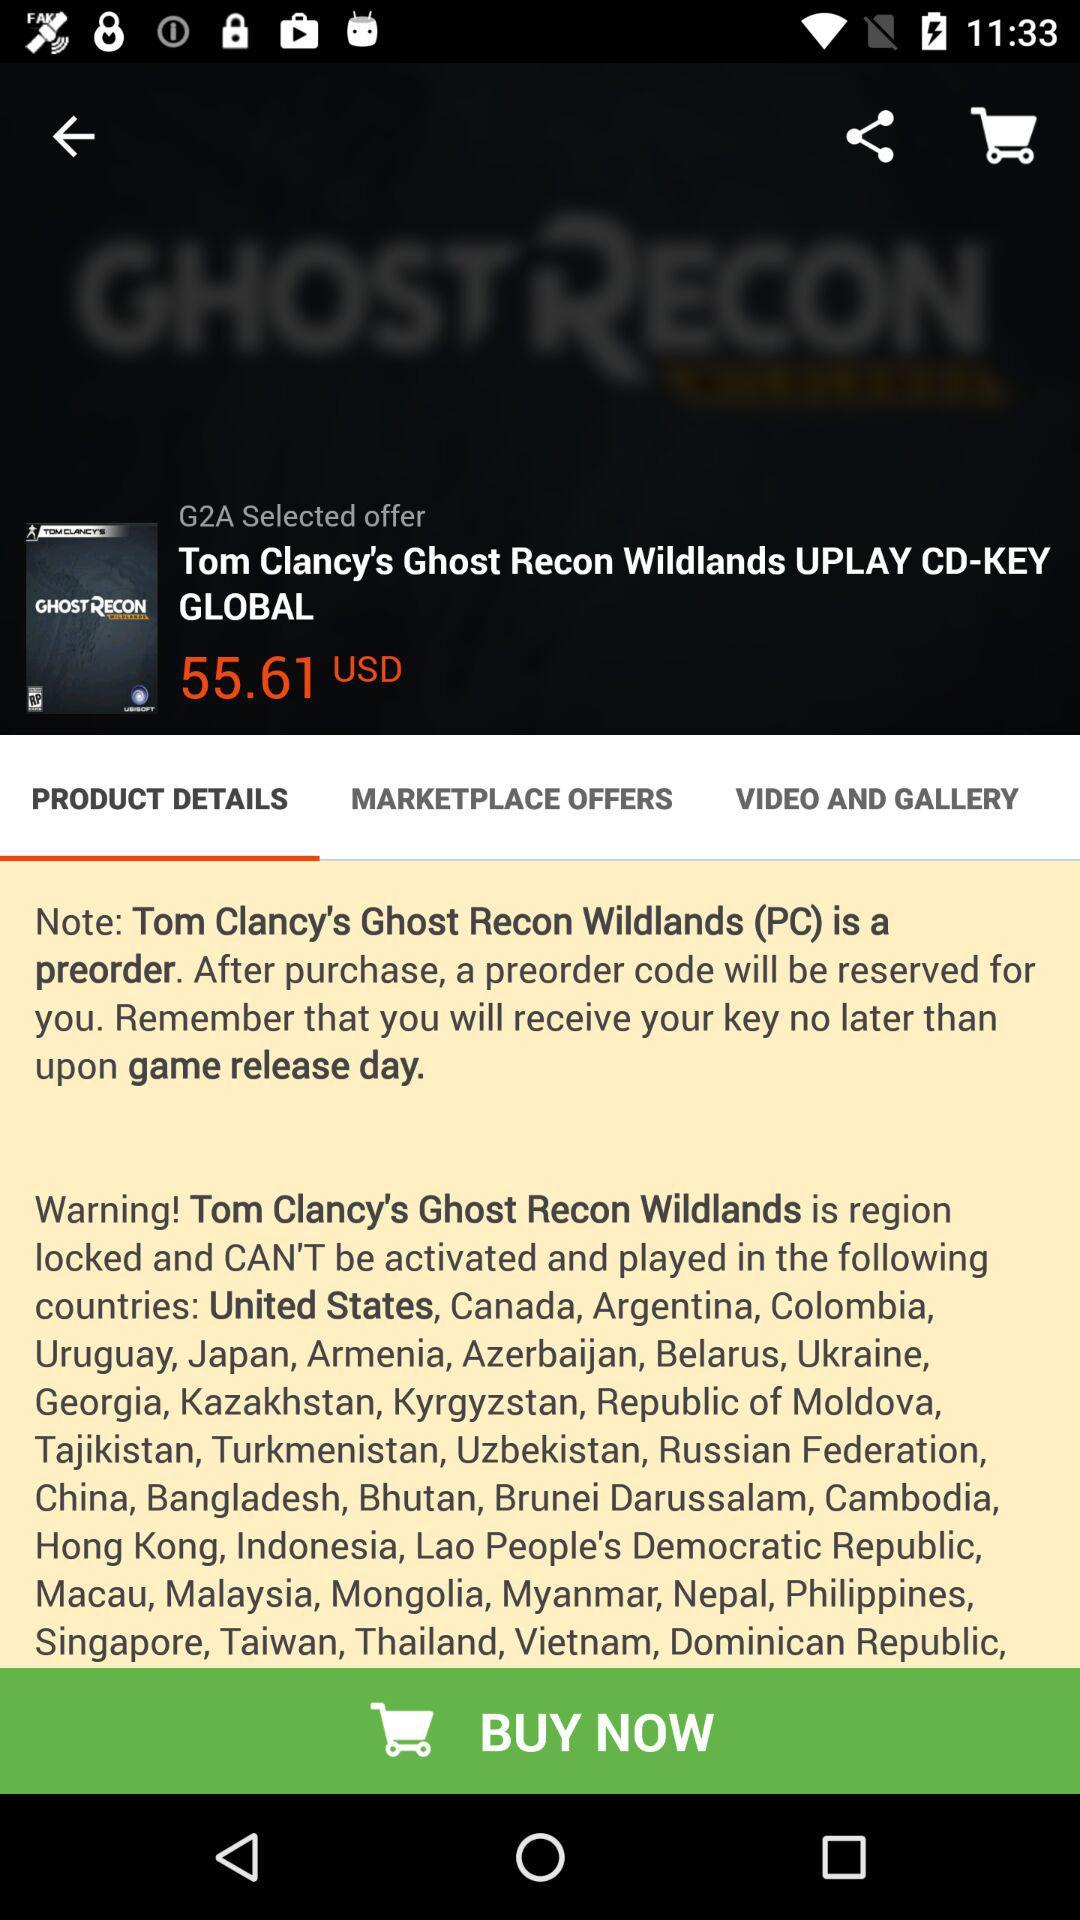 This screenshot has height=1920, width=1080. Describe the element at coordinates (540, 1327) in the screenshot. I see `icon below product details item` at that location.